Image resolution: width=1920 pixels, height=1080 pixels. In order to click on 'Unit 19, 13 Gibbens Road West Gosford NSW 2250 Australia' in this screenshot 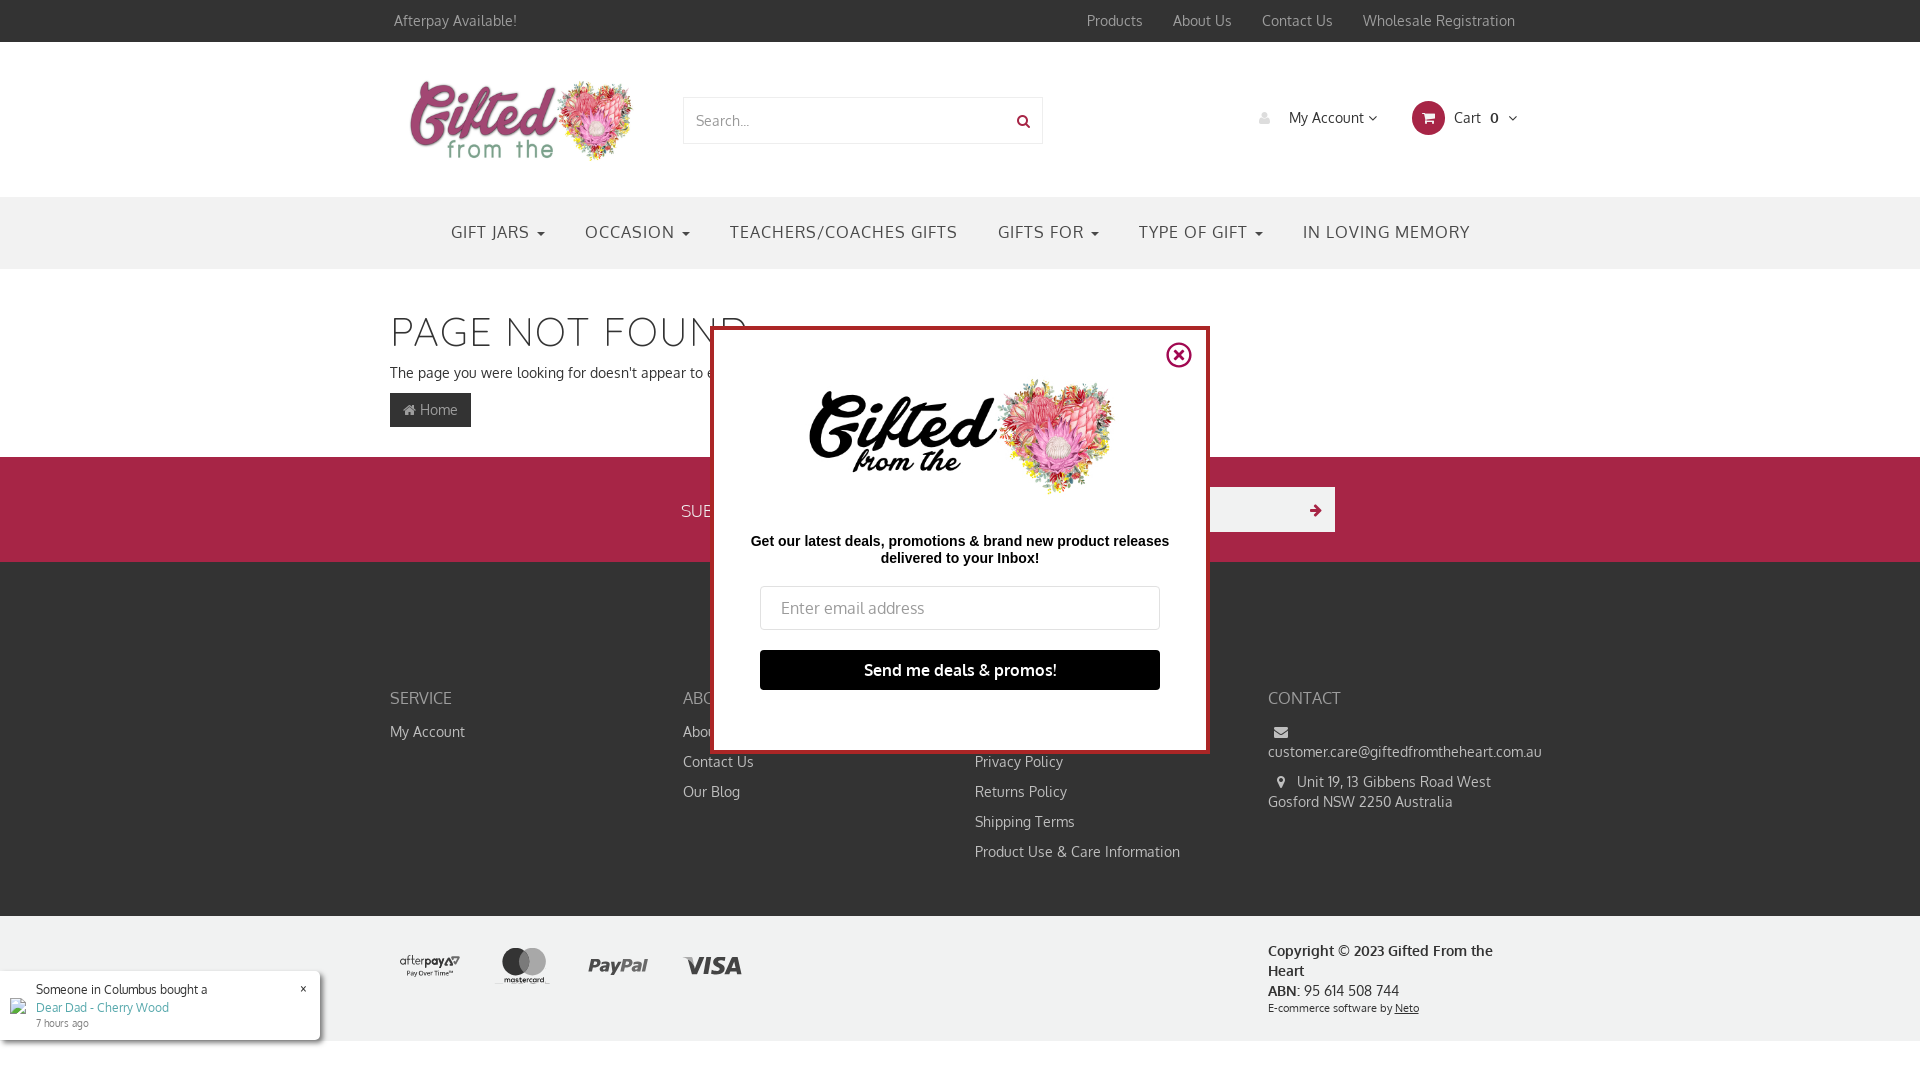, I will do `click(1390, 790)`.